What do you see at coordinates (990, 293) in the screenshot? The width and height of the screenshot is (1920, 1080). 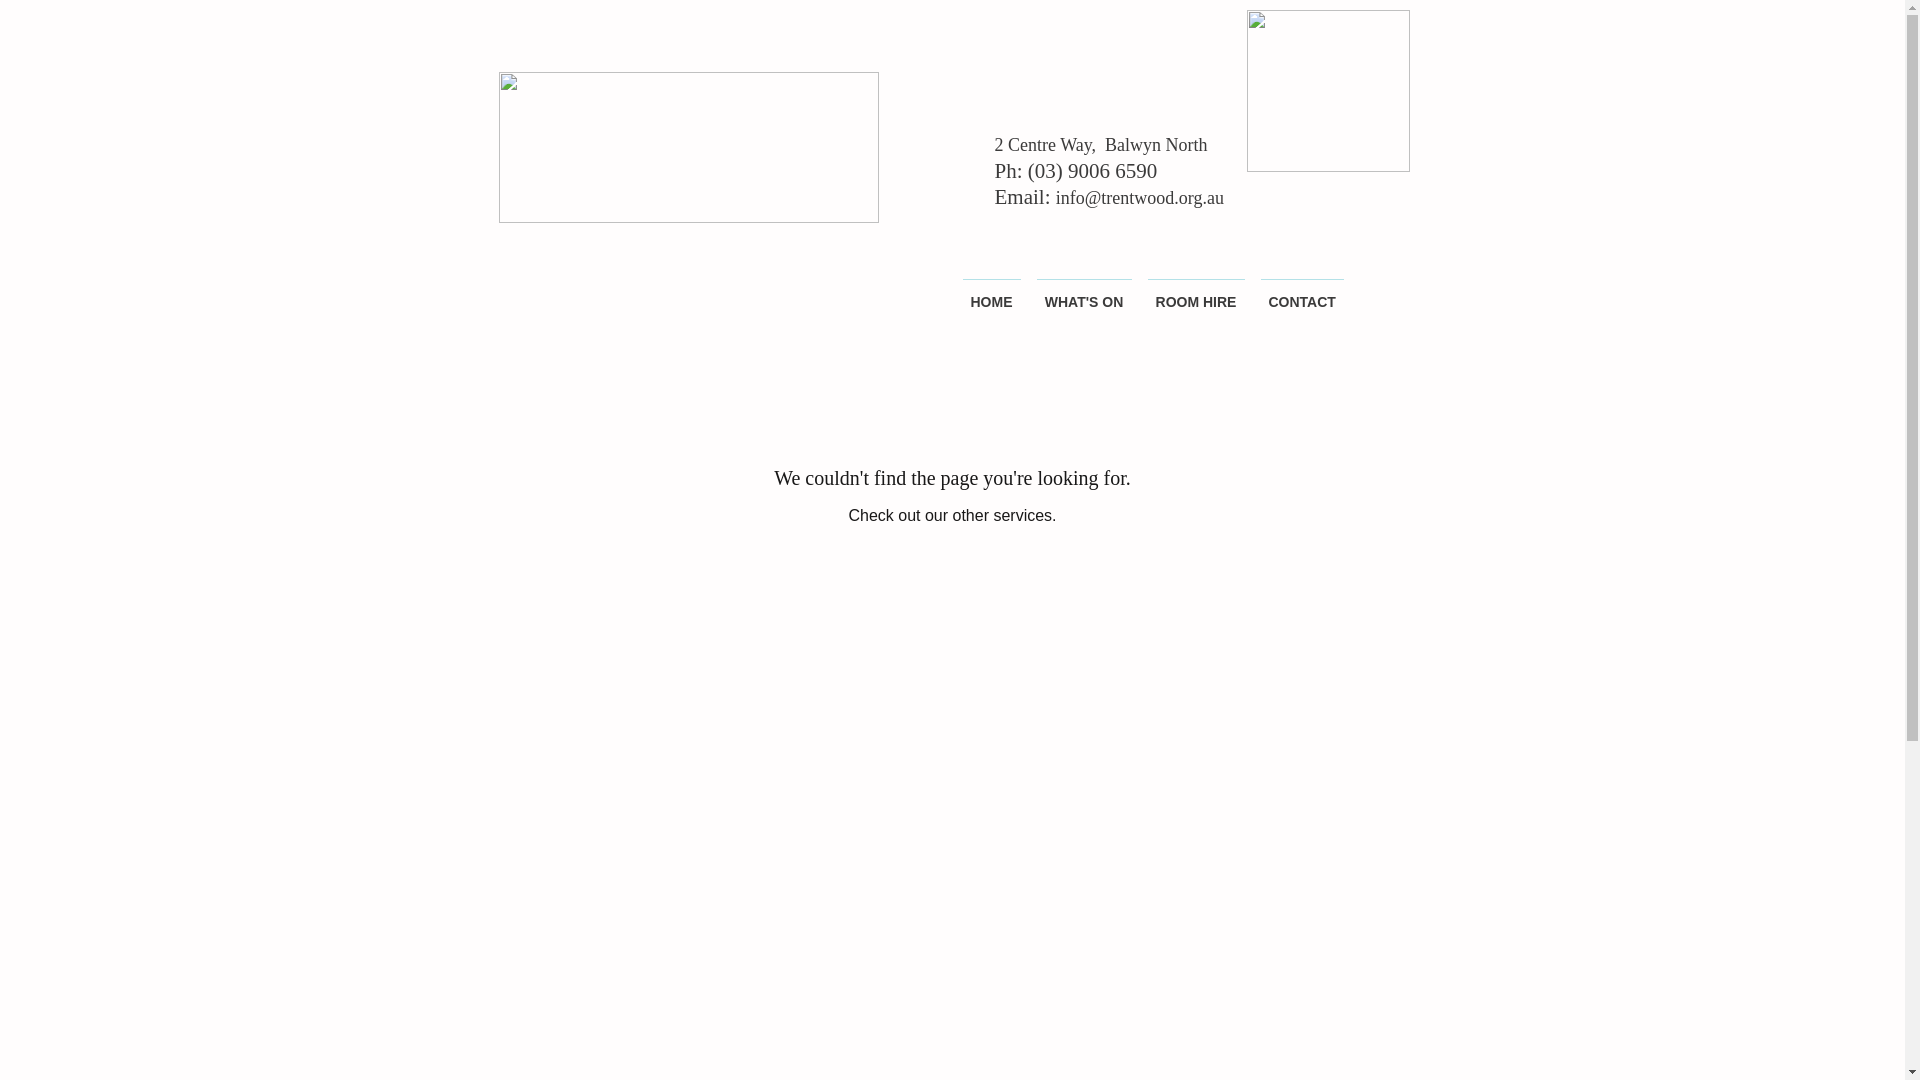 I see `'HOME'` at bounding box center [990, 293].